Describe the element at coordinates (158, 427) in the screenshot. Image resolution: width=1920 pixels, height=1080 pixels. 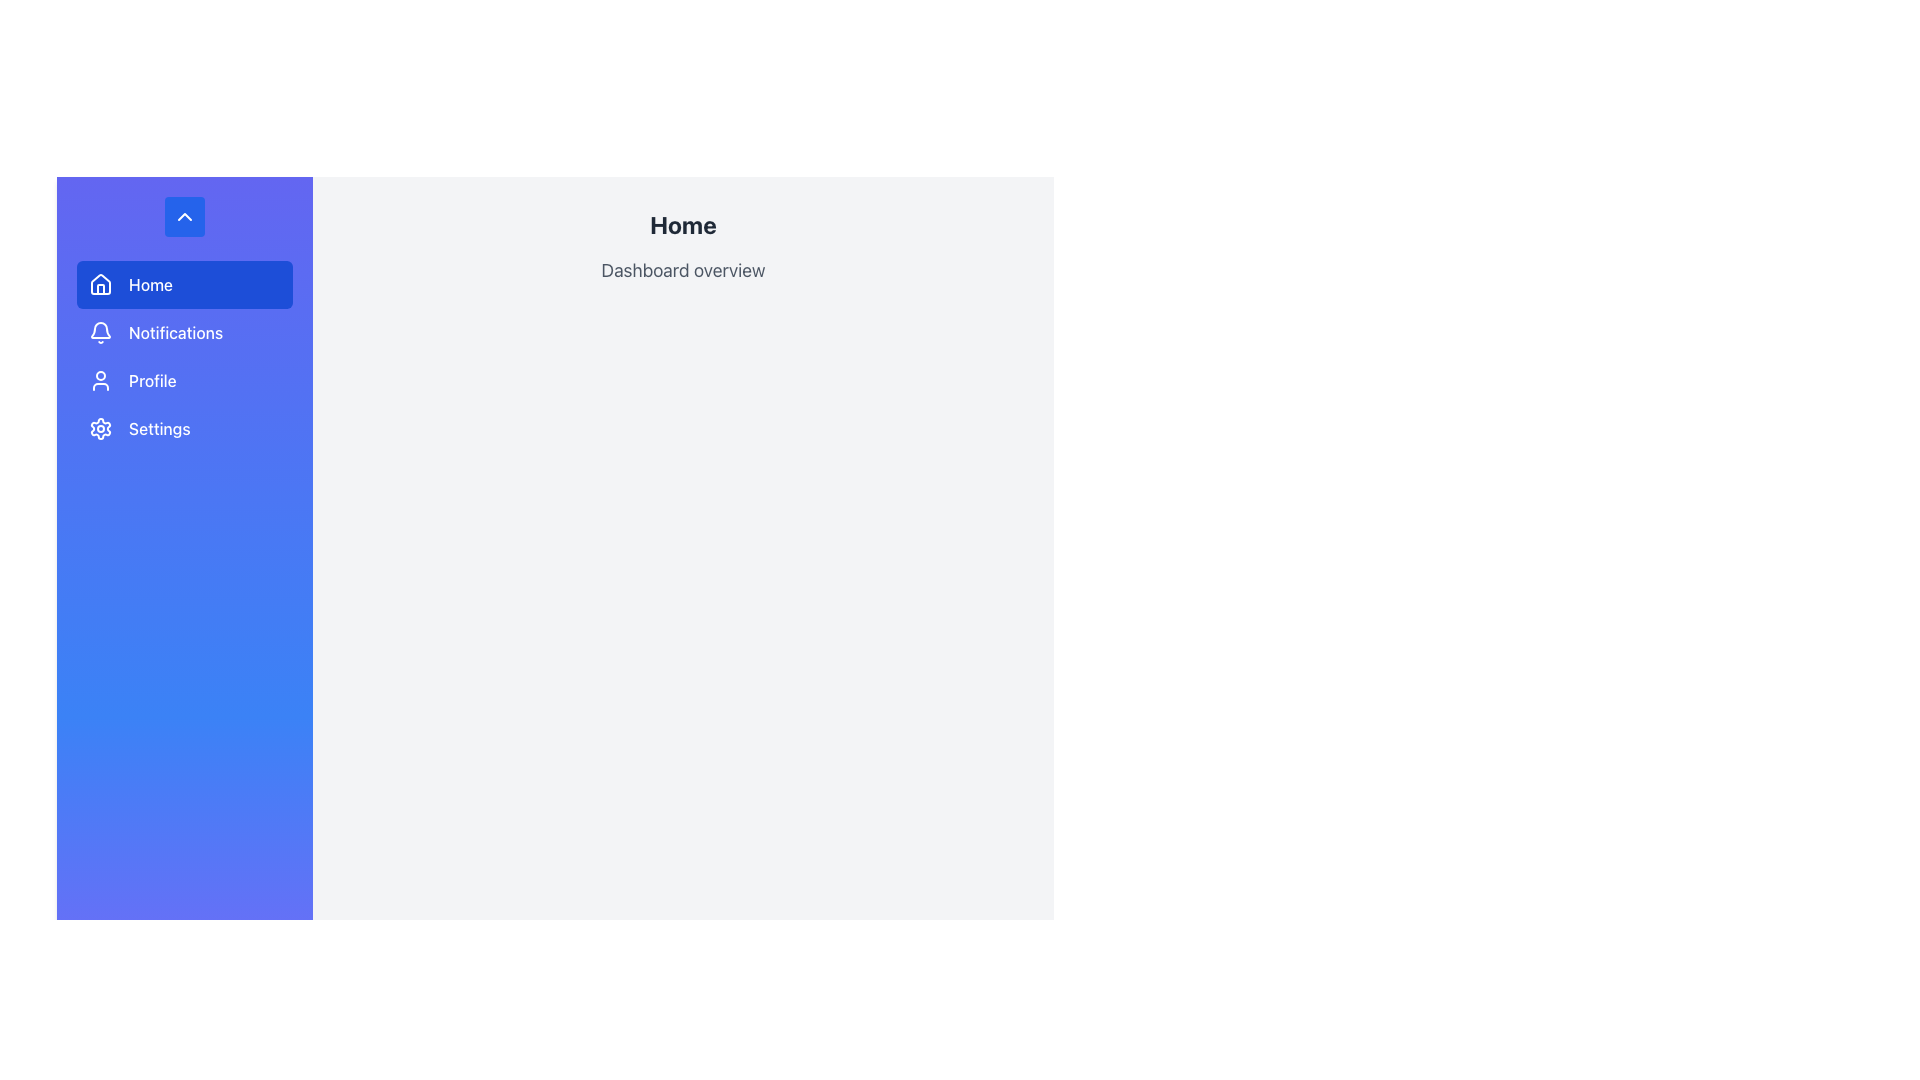
I see `the 'Settings' label, which is located on the left sidebar below the 'Profile' label` at that location.